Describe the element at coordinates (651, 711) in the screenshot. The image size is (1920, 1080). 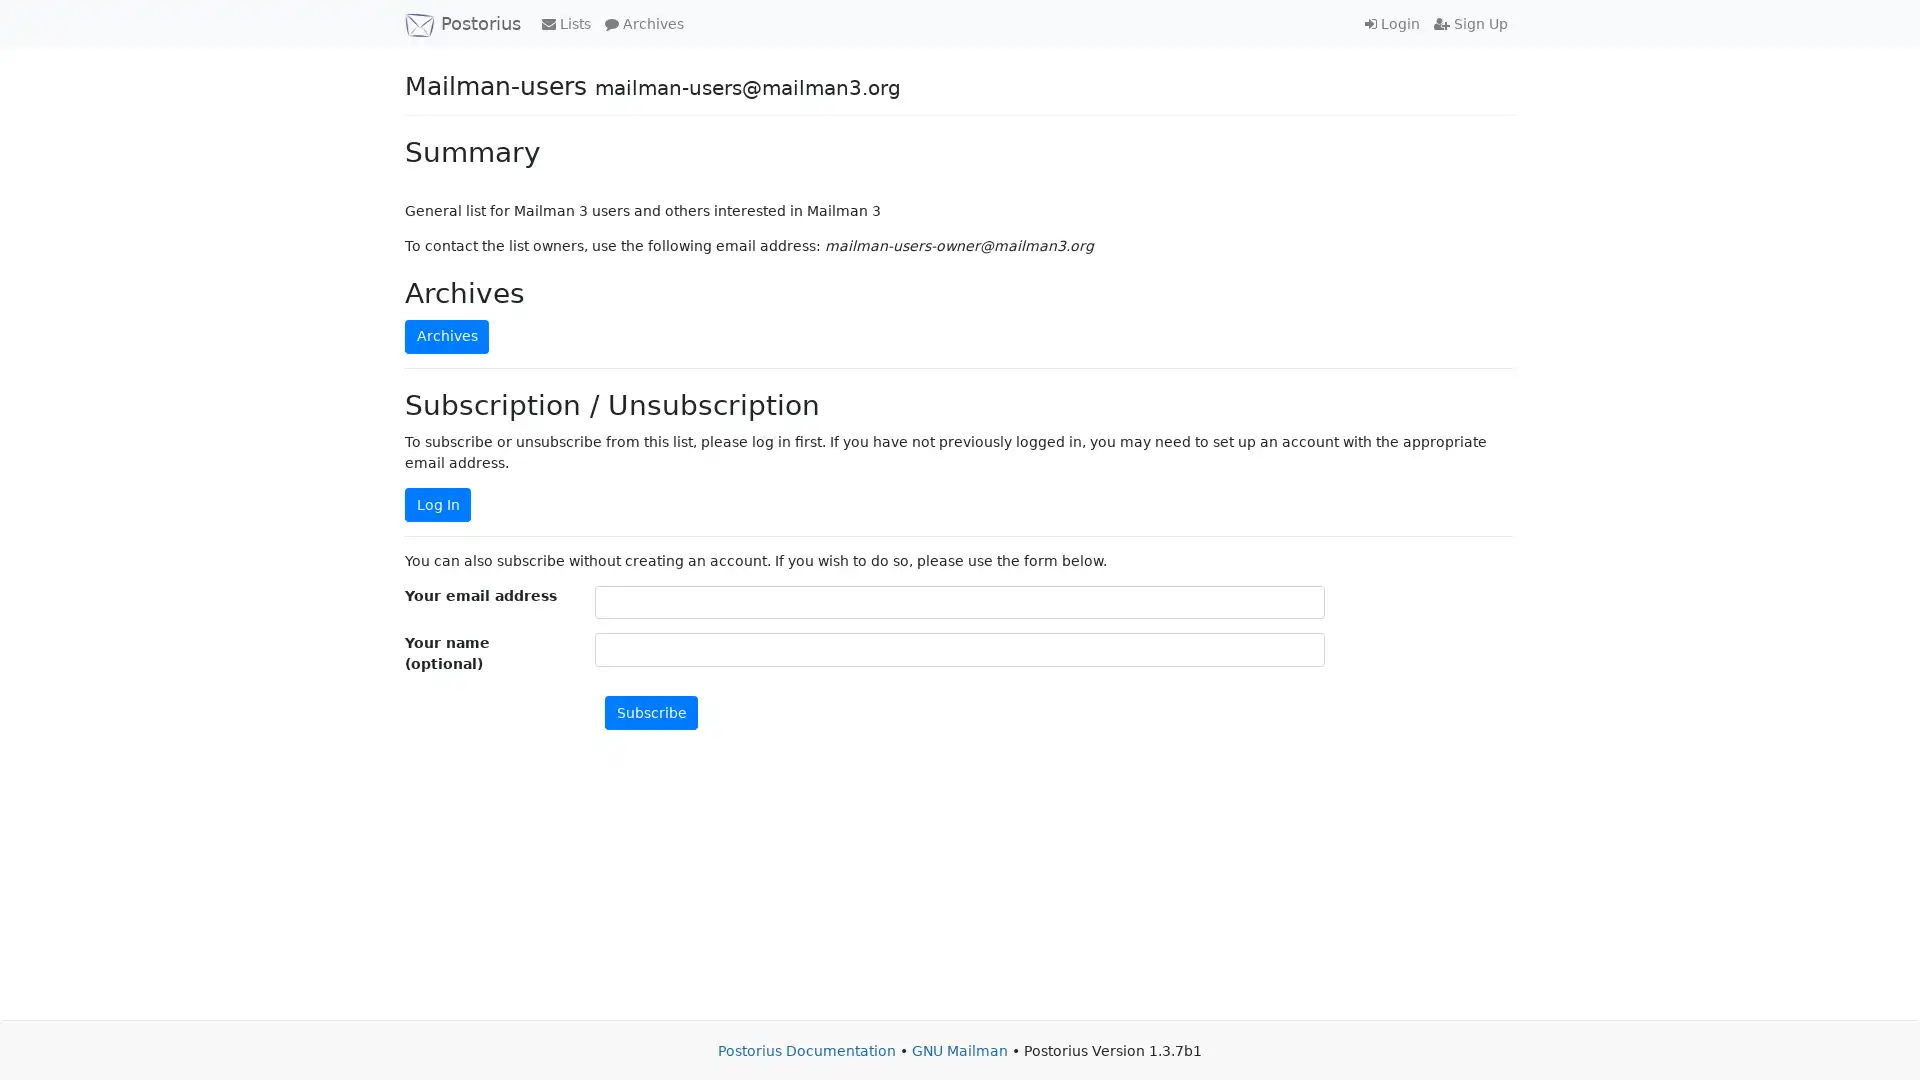
I see `Subscribe` at that location.